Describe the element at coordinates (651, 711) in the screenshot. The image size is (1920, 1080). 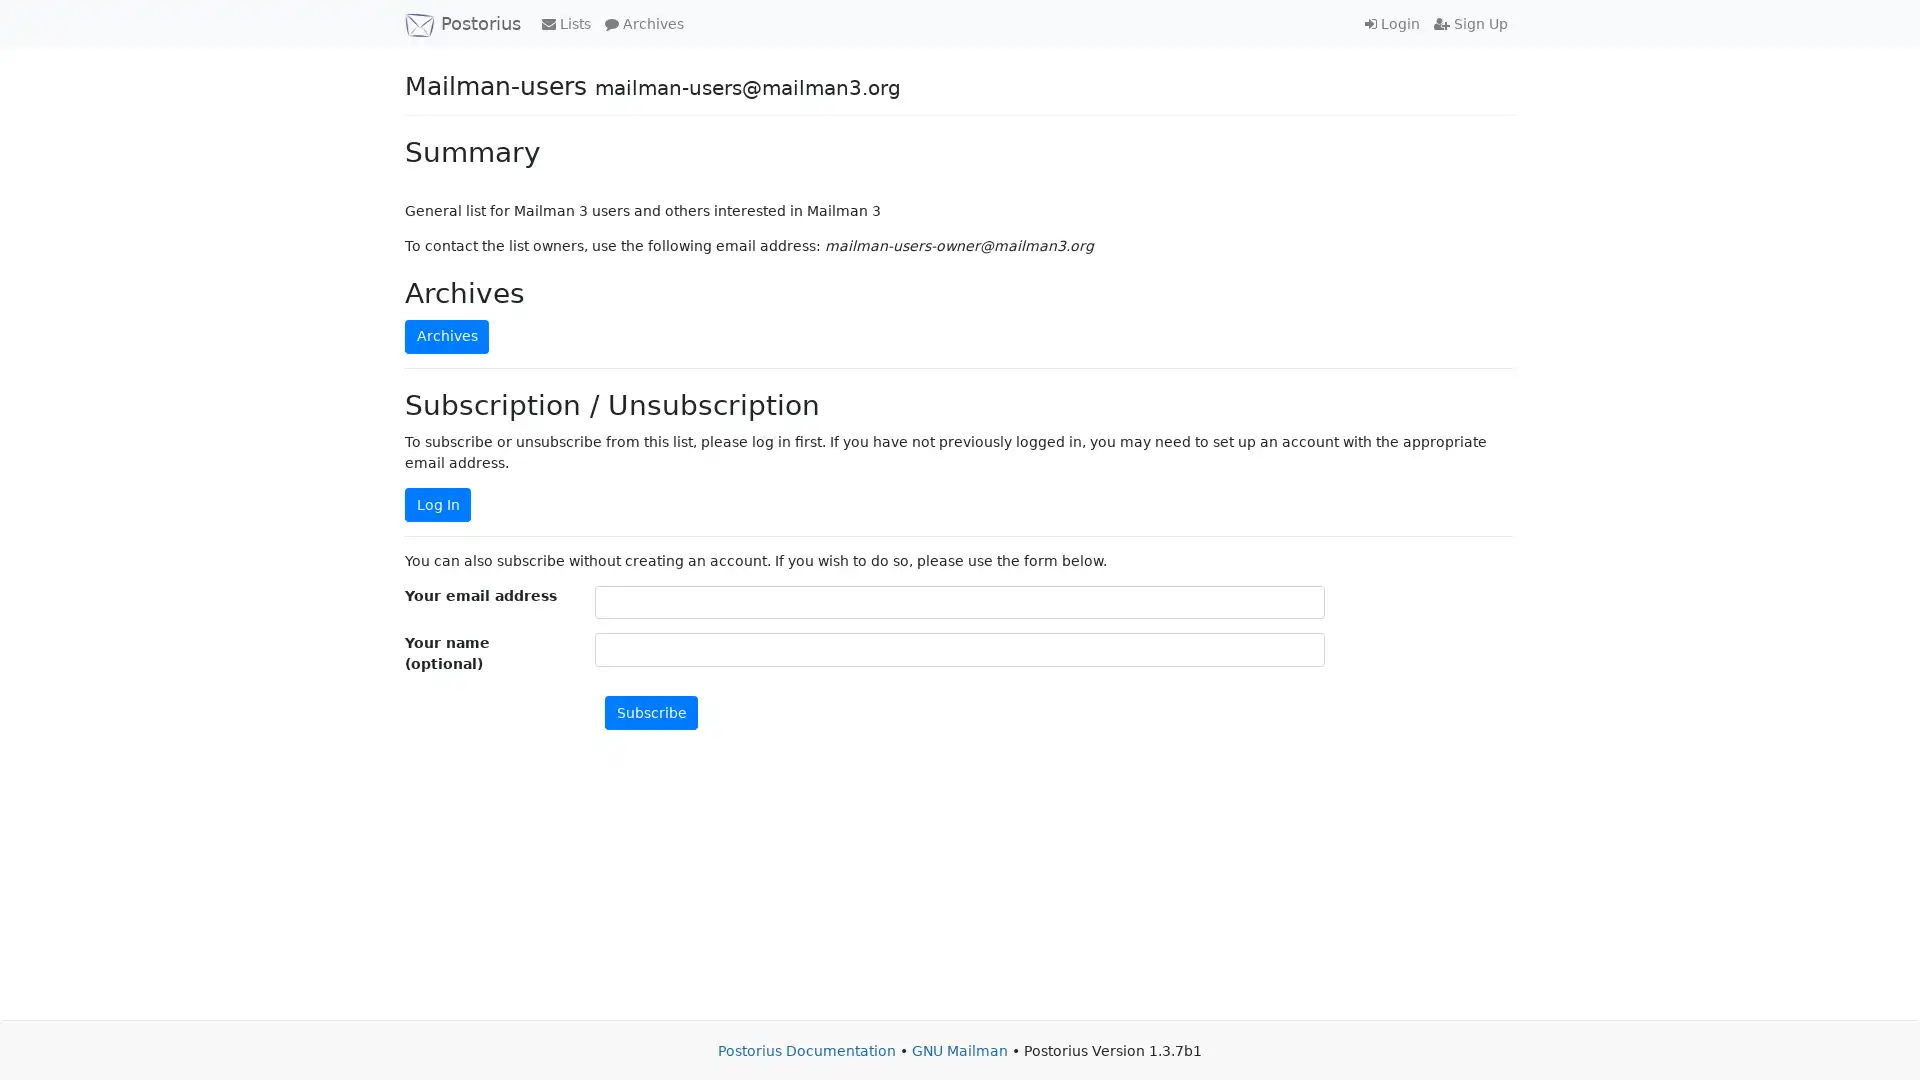
I see `Subscribe` at that location.